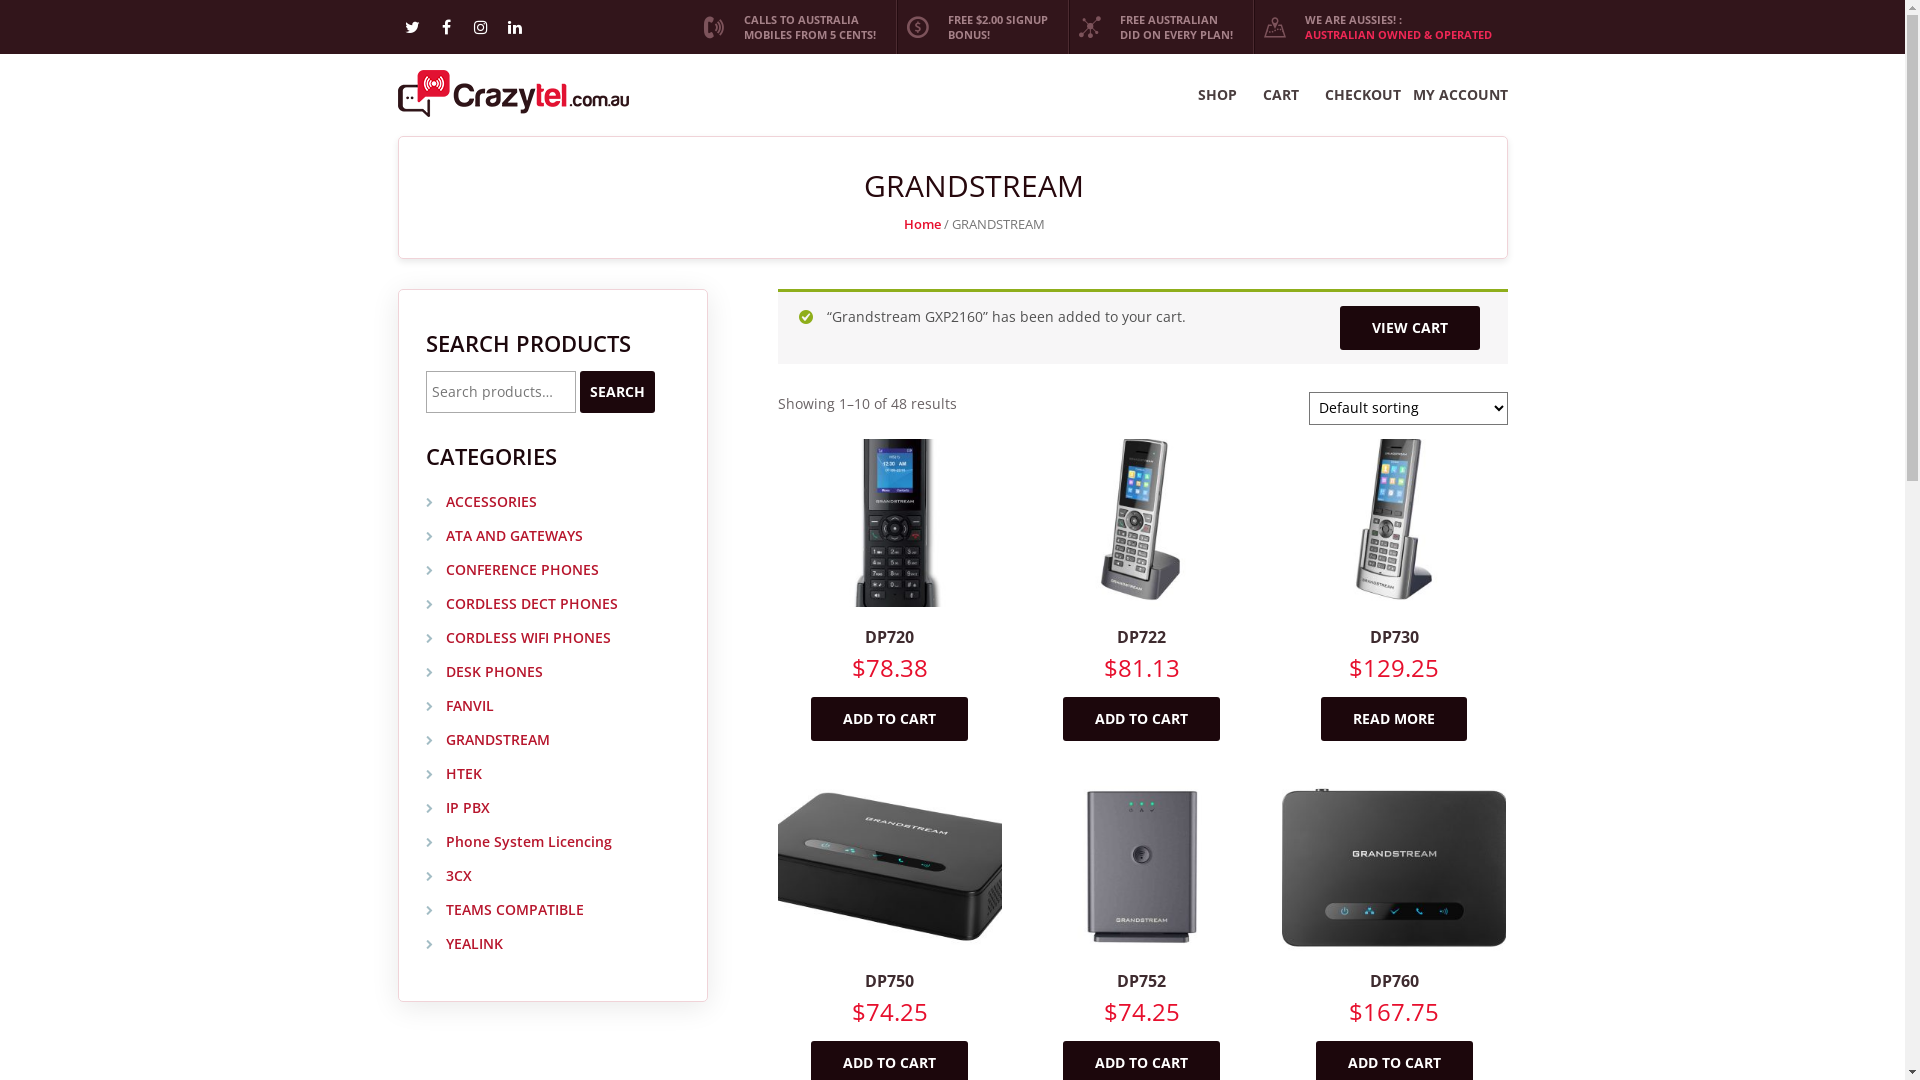 Image resolution: width=1920 pixels, height=1080 pixels. What do you see at coordinates (691, 27) in the screenshot?
I see `'CALLS TO AUSTRALIA` at bounding box center [691, 27].